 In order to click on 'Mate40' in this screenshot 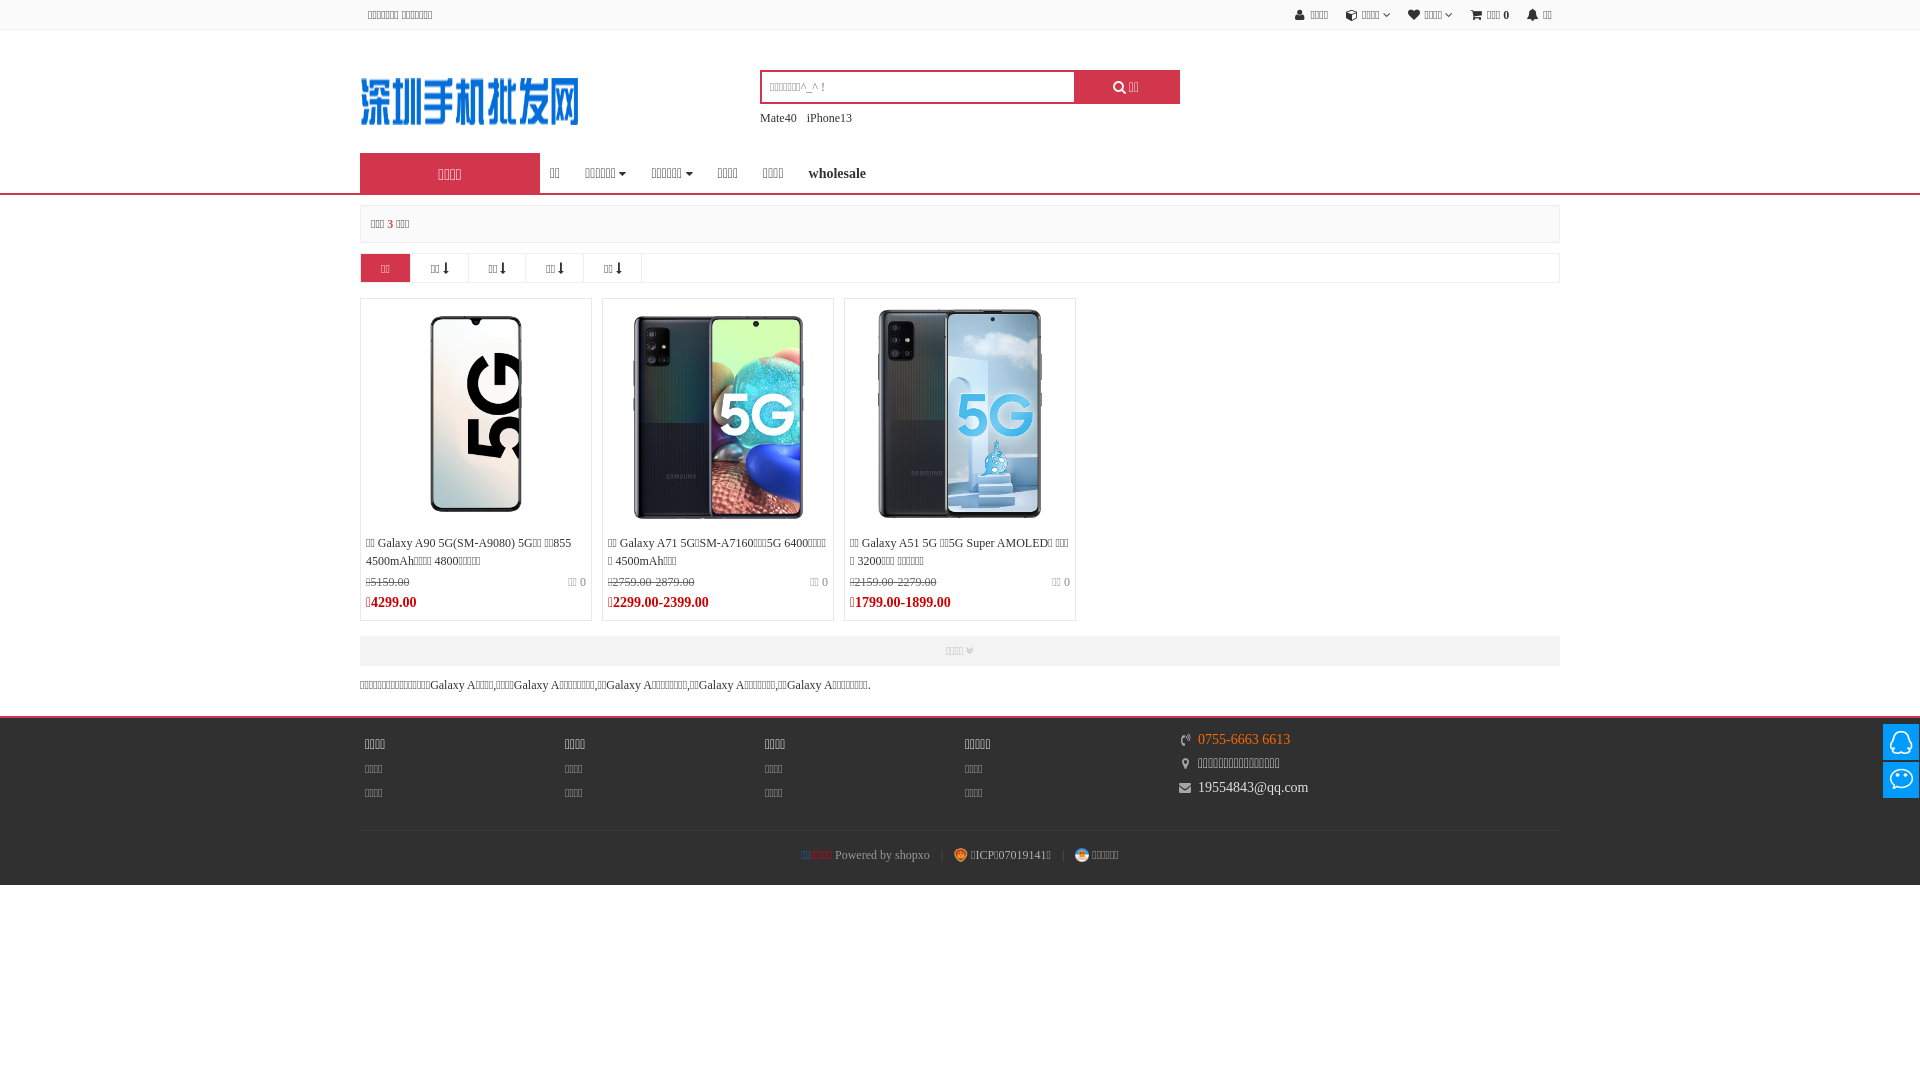, I will do `click(758, 118)`.